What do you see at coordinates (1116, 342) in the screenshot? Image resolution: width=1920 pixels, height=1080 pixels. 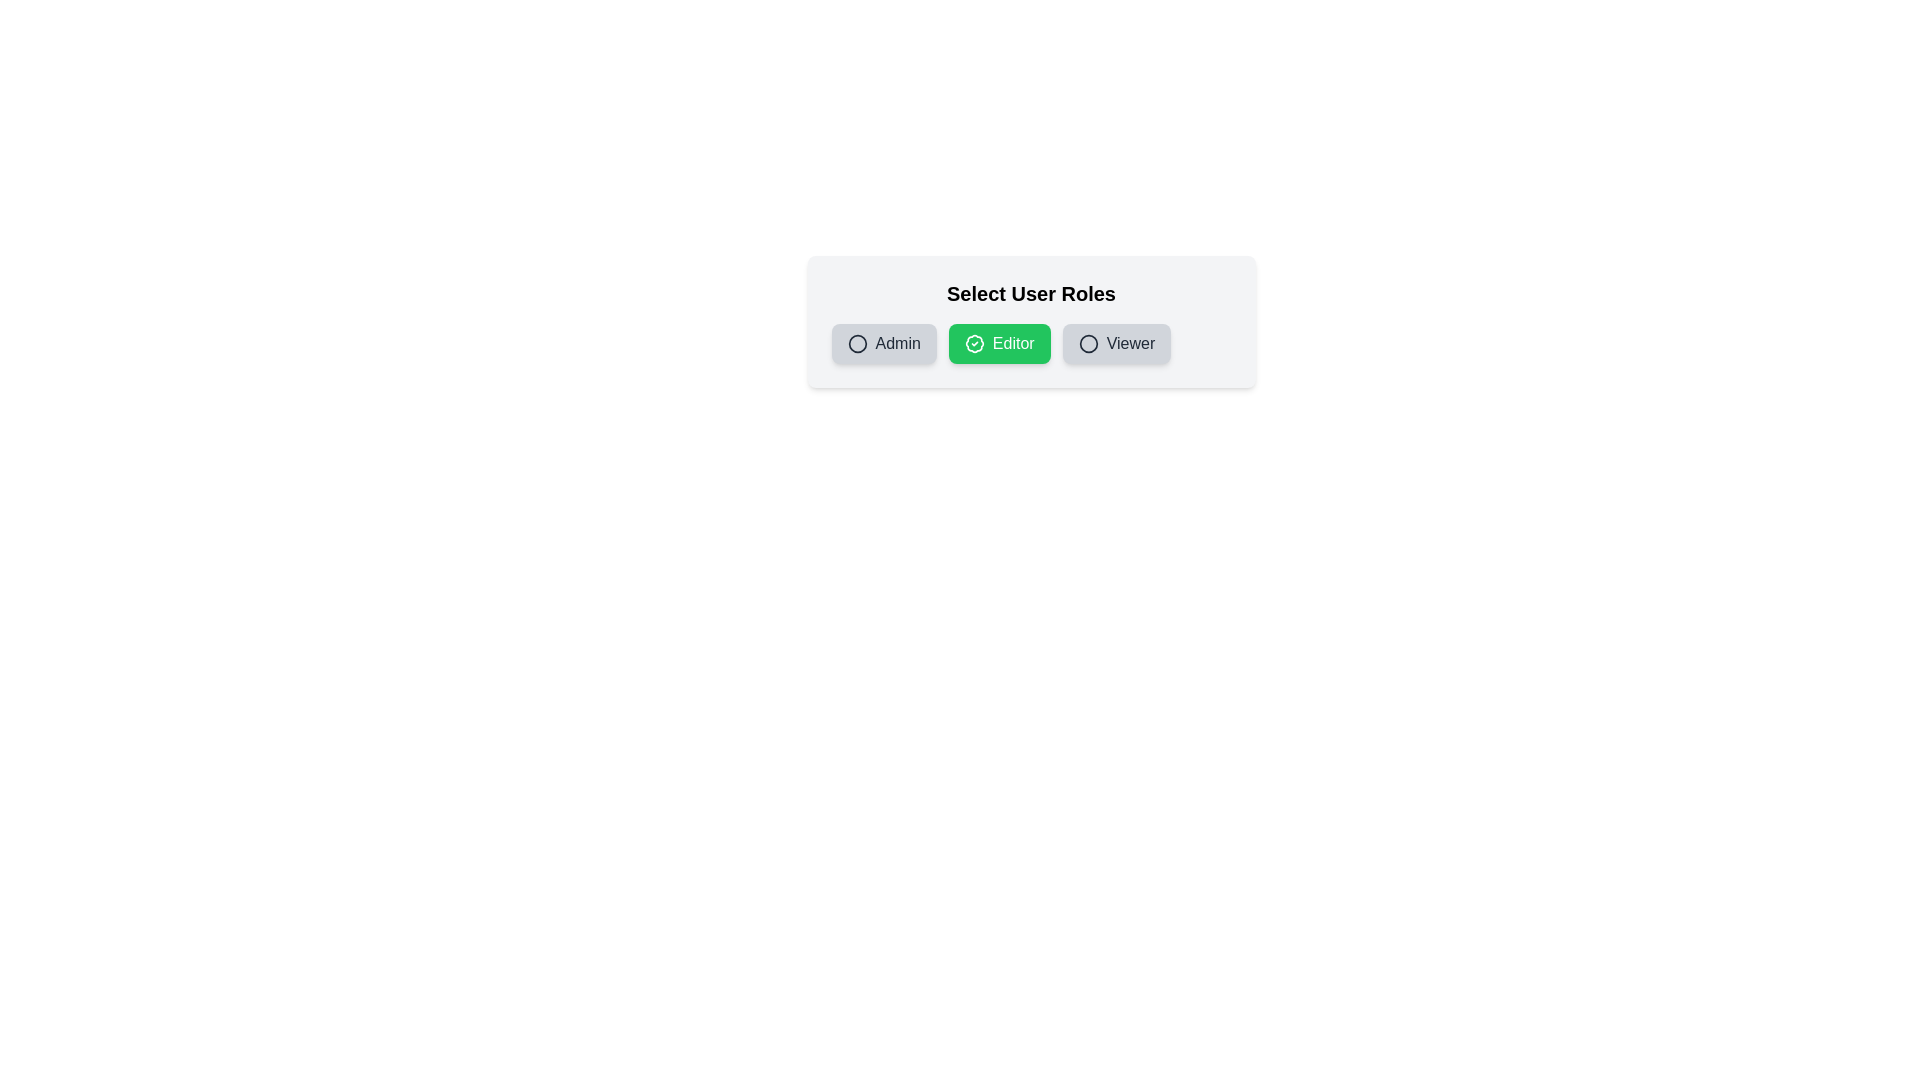 I see `the role Viewer by clicking its button` at bounding box center [1116, 342].